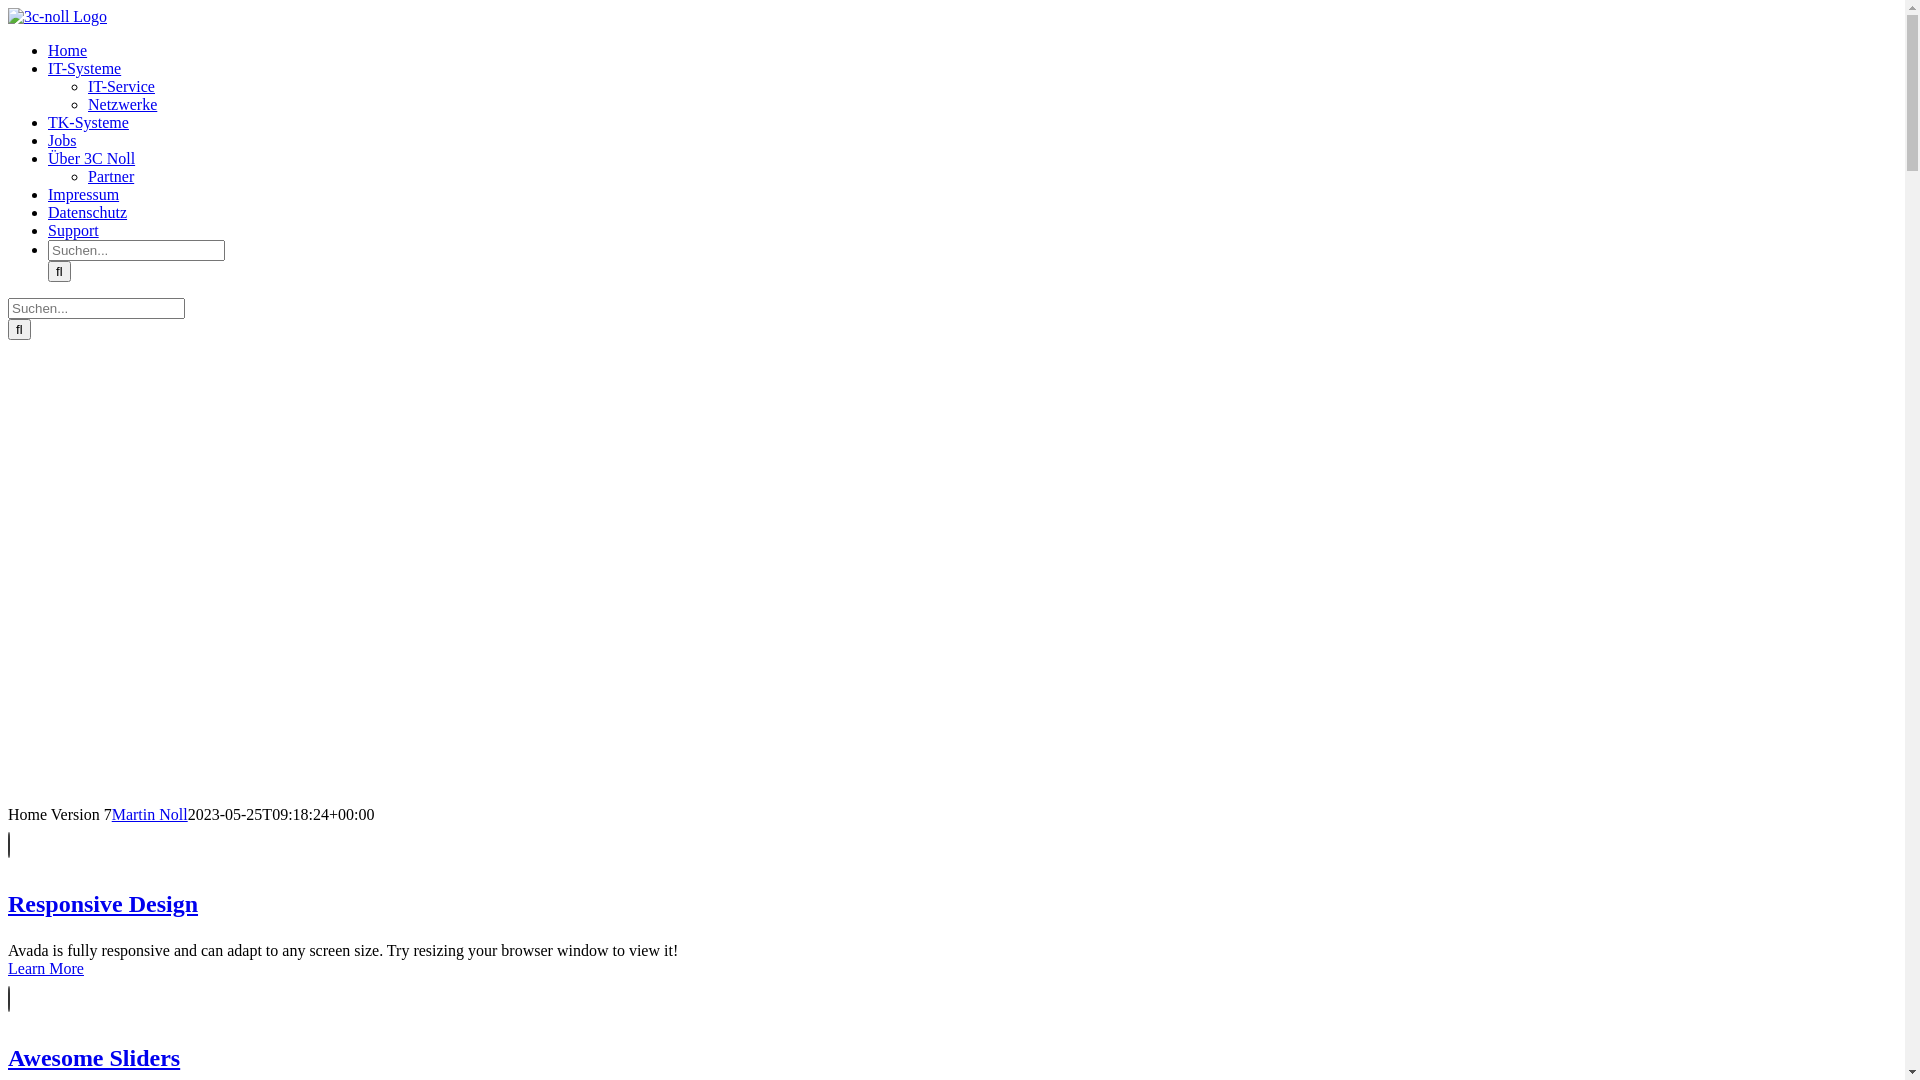  I want to click on 'IT-Service', so click(120, 85).